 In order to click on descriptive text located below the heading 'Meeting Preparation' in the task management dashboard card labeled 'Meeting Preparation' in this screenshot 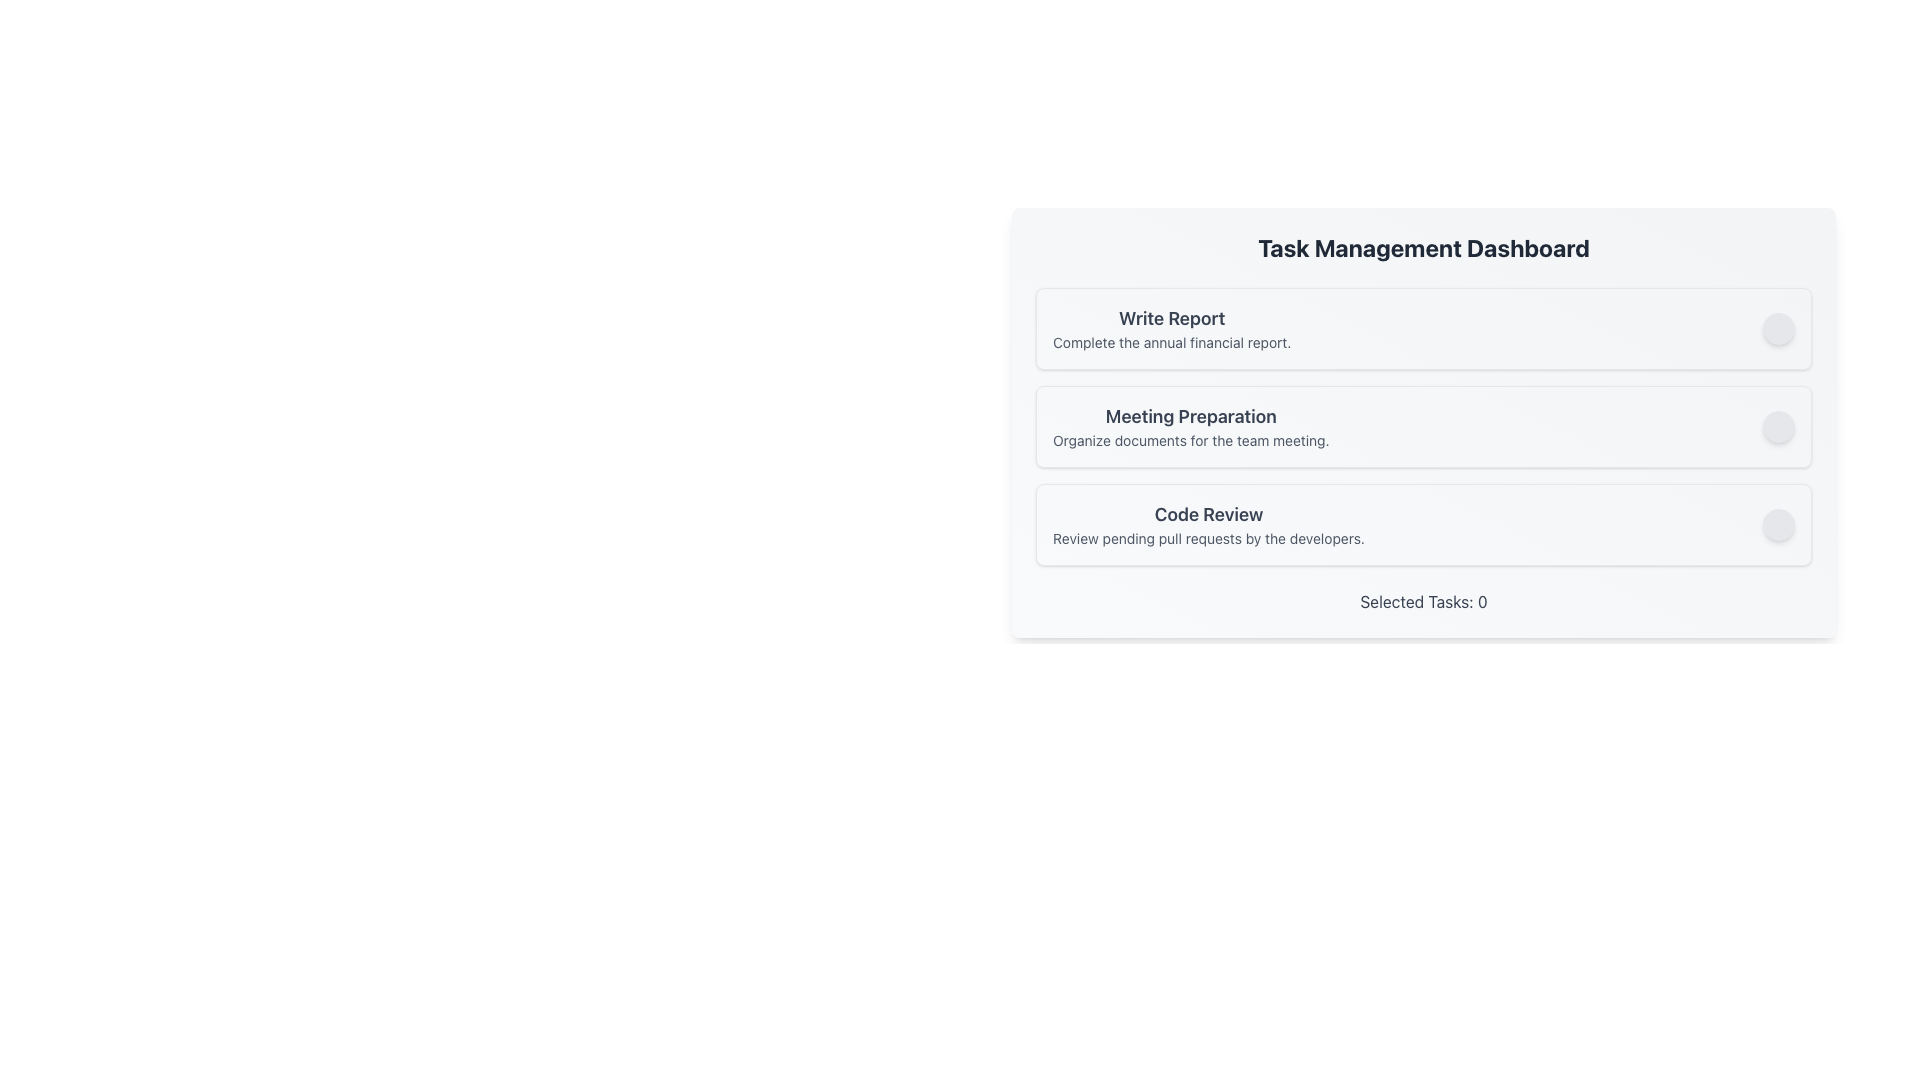, I will do `click(1191, 439)`.